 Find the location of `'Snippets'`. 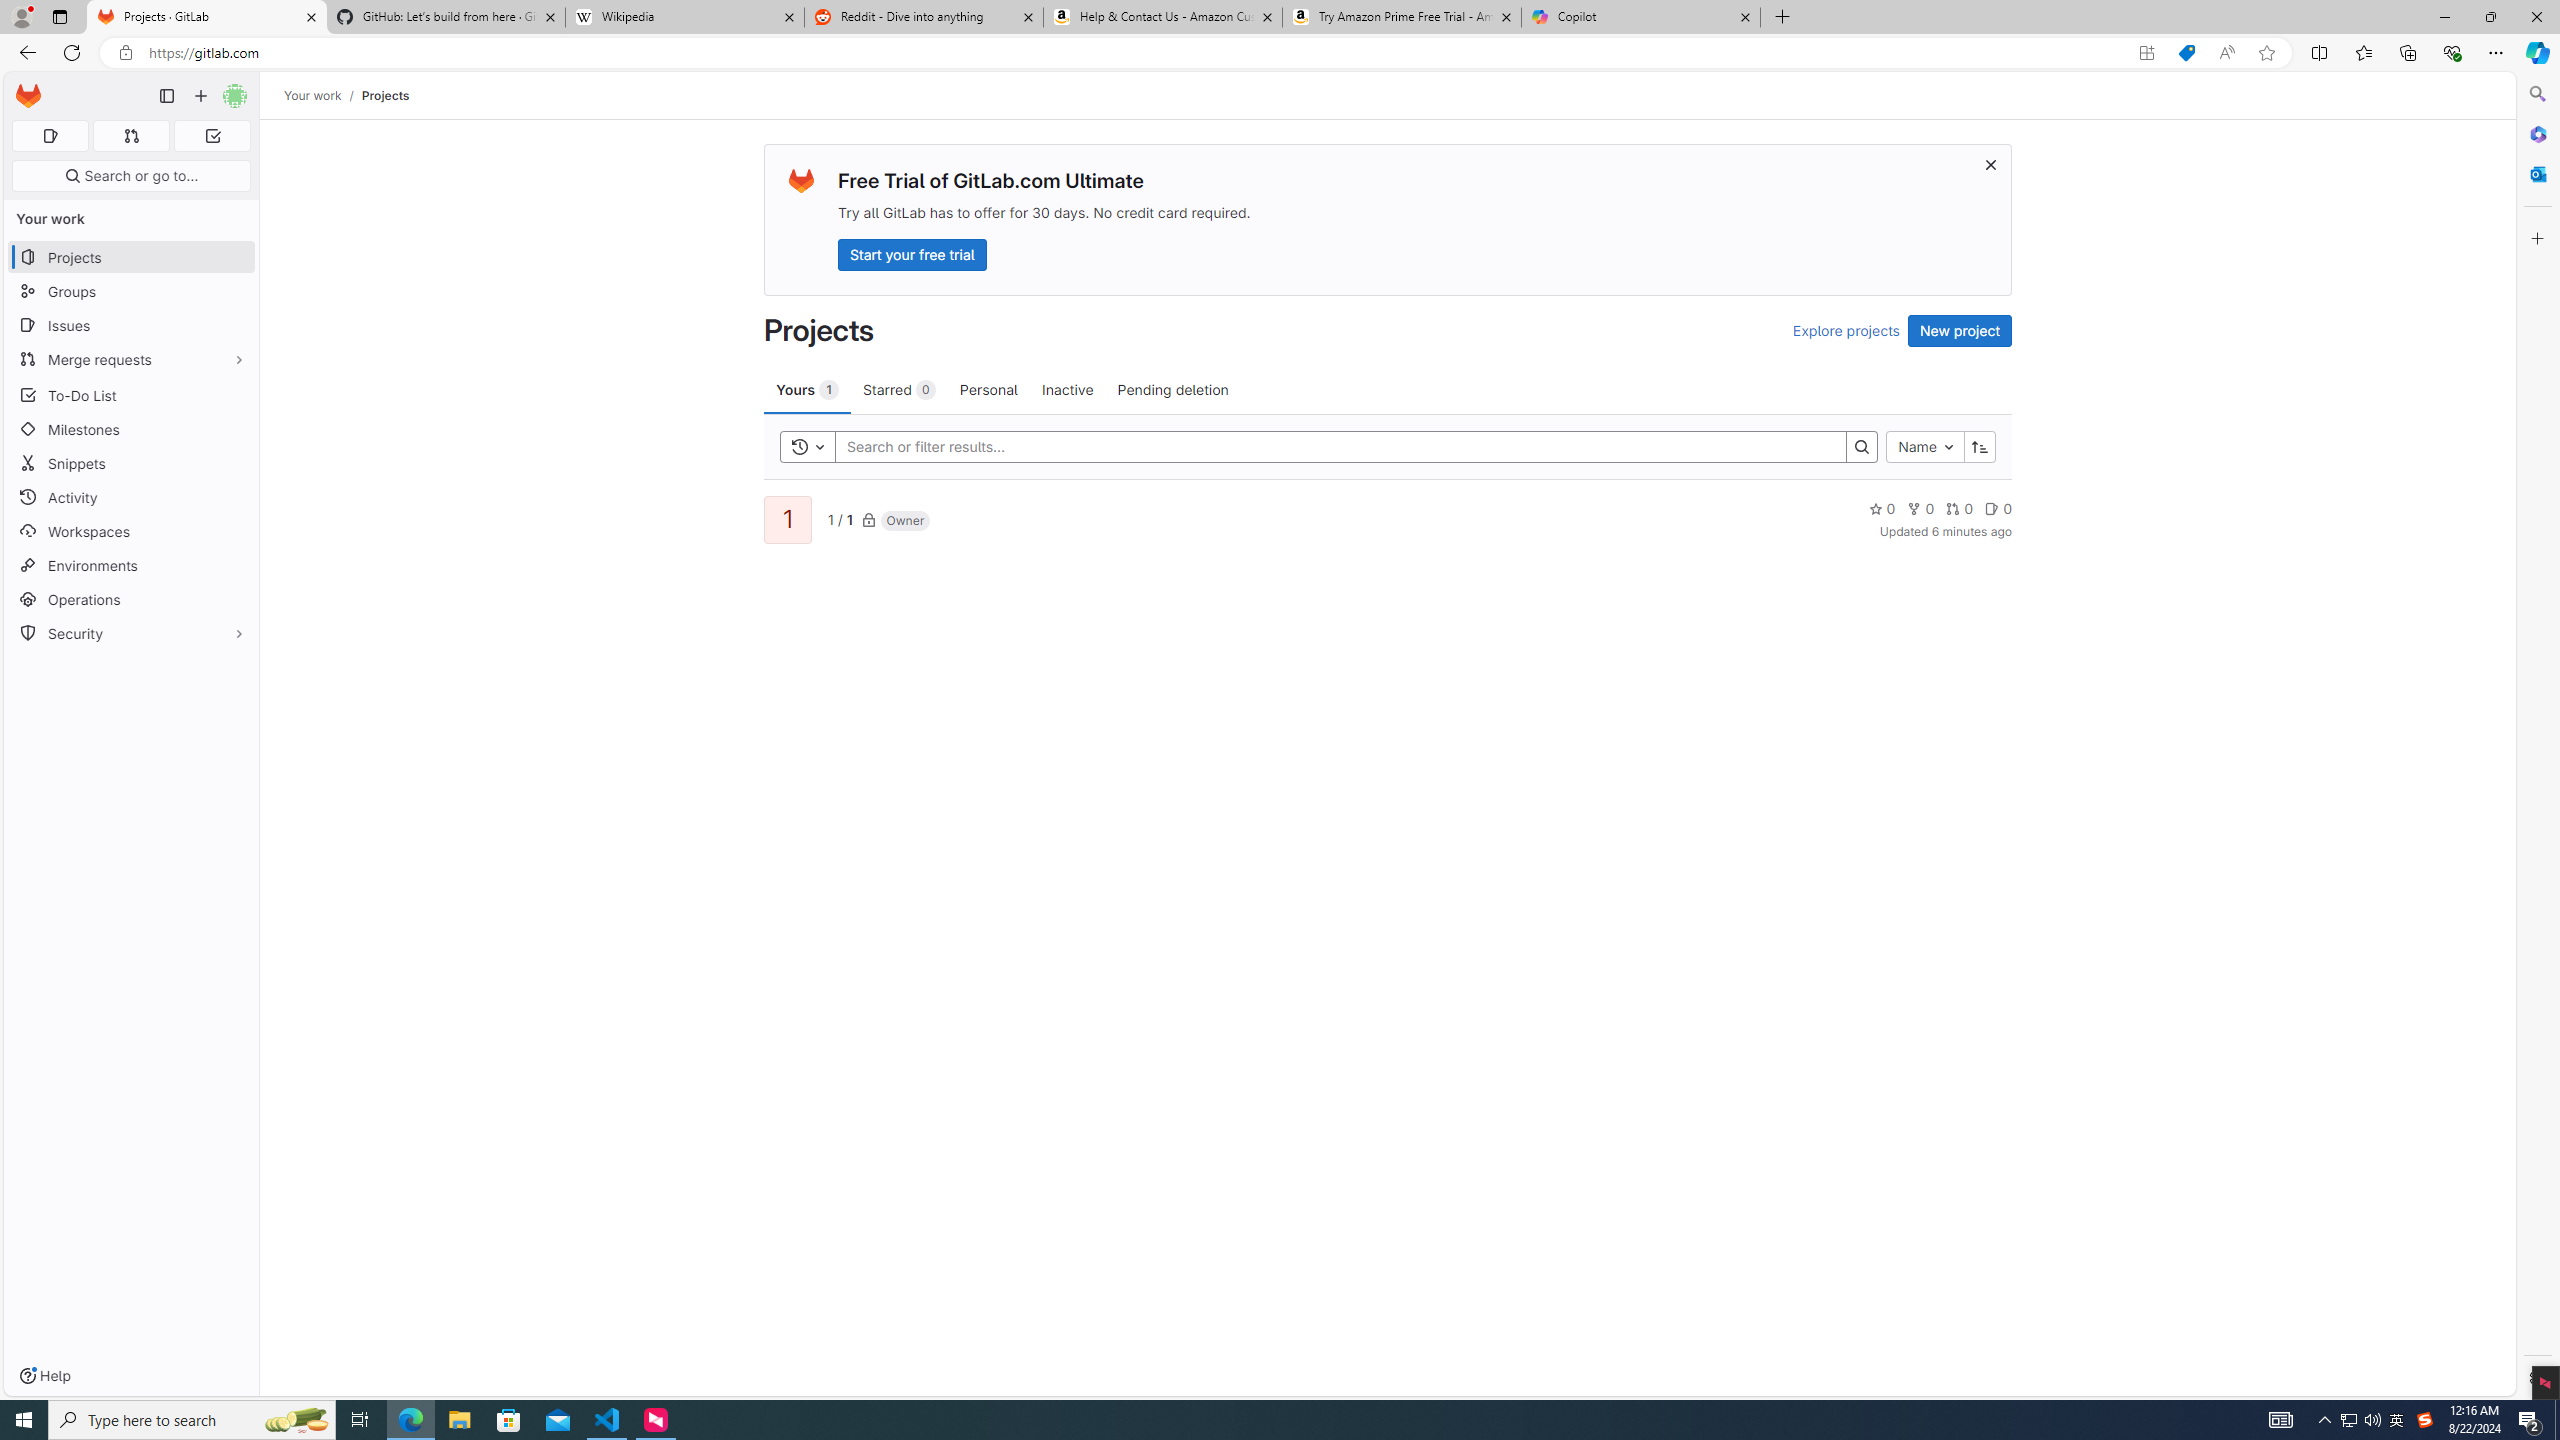

'Snippets' is located at coordinates (130, 462).